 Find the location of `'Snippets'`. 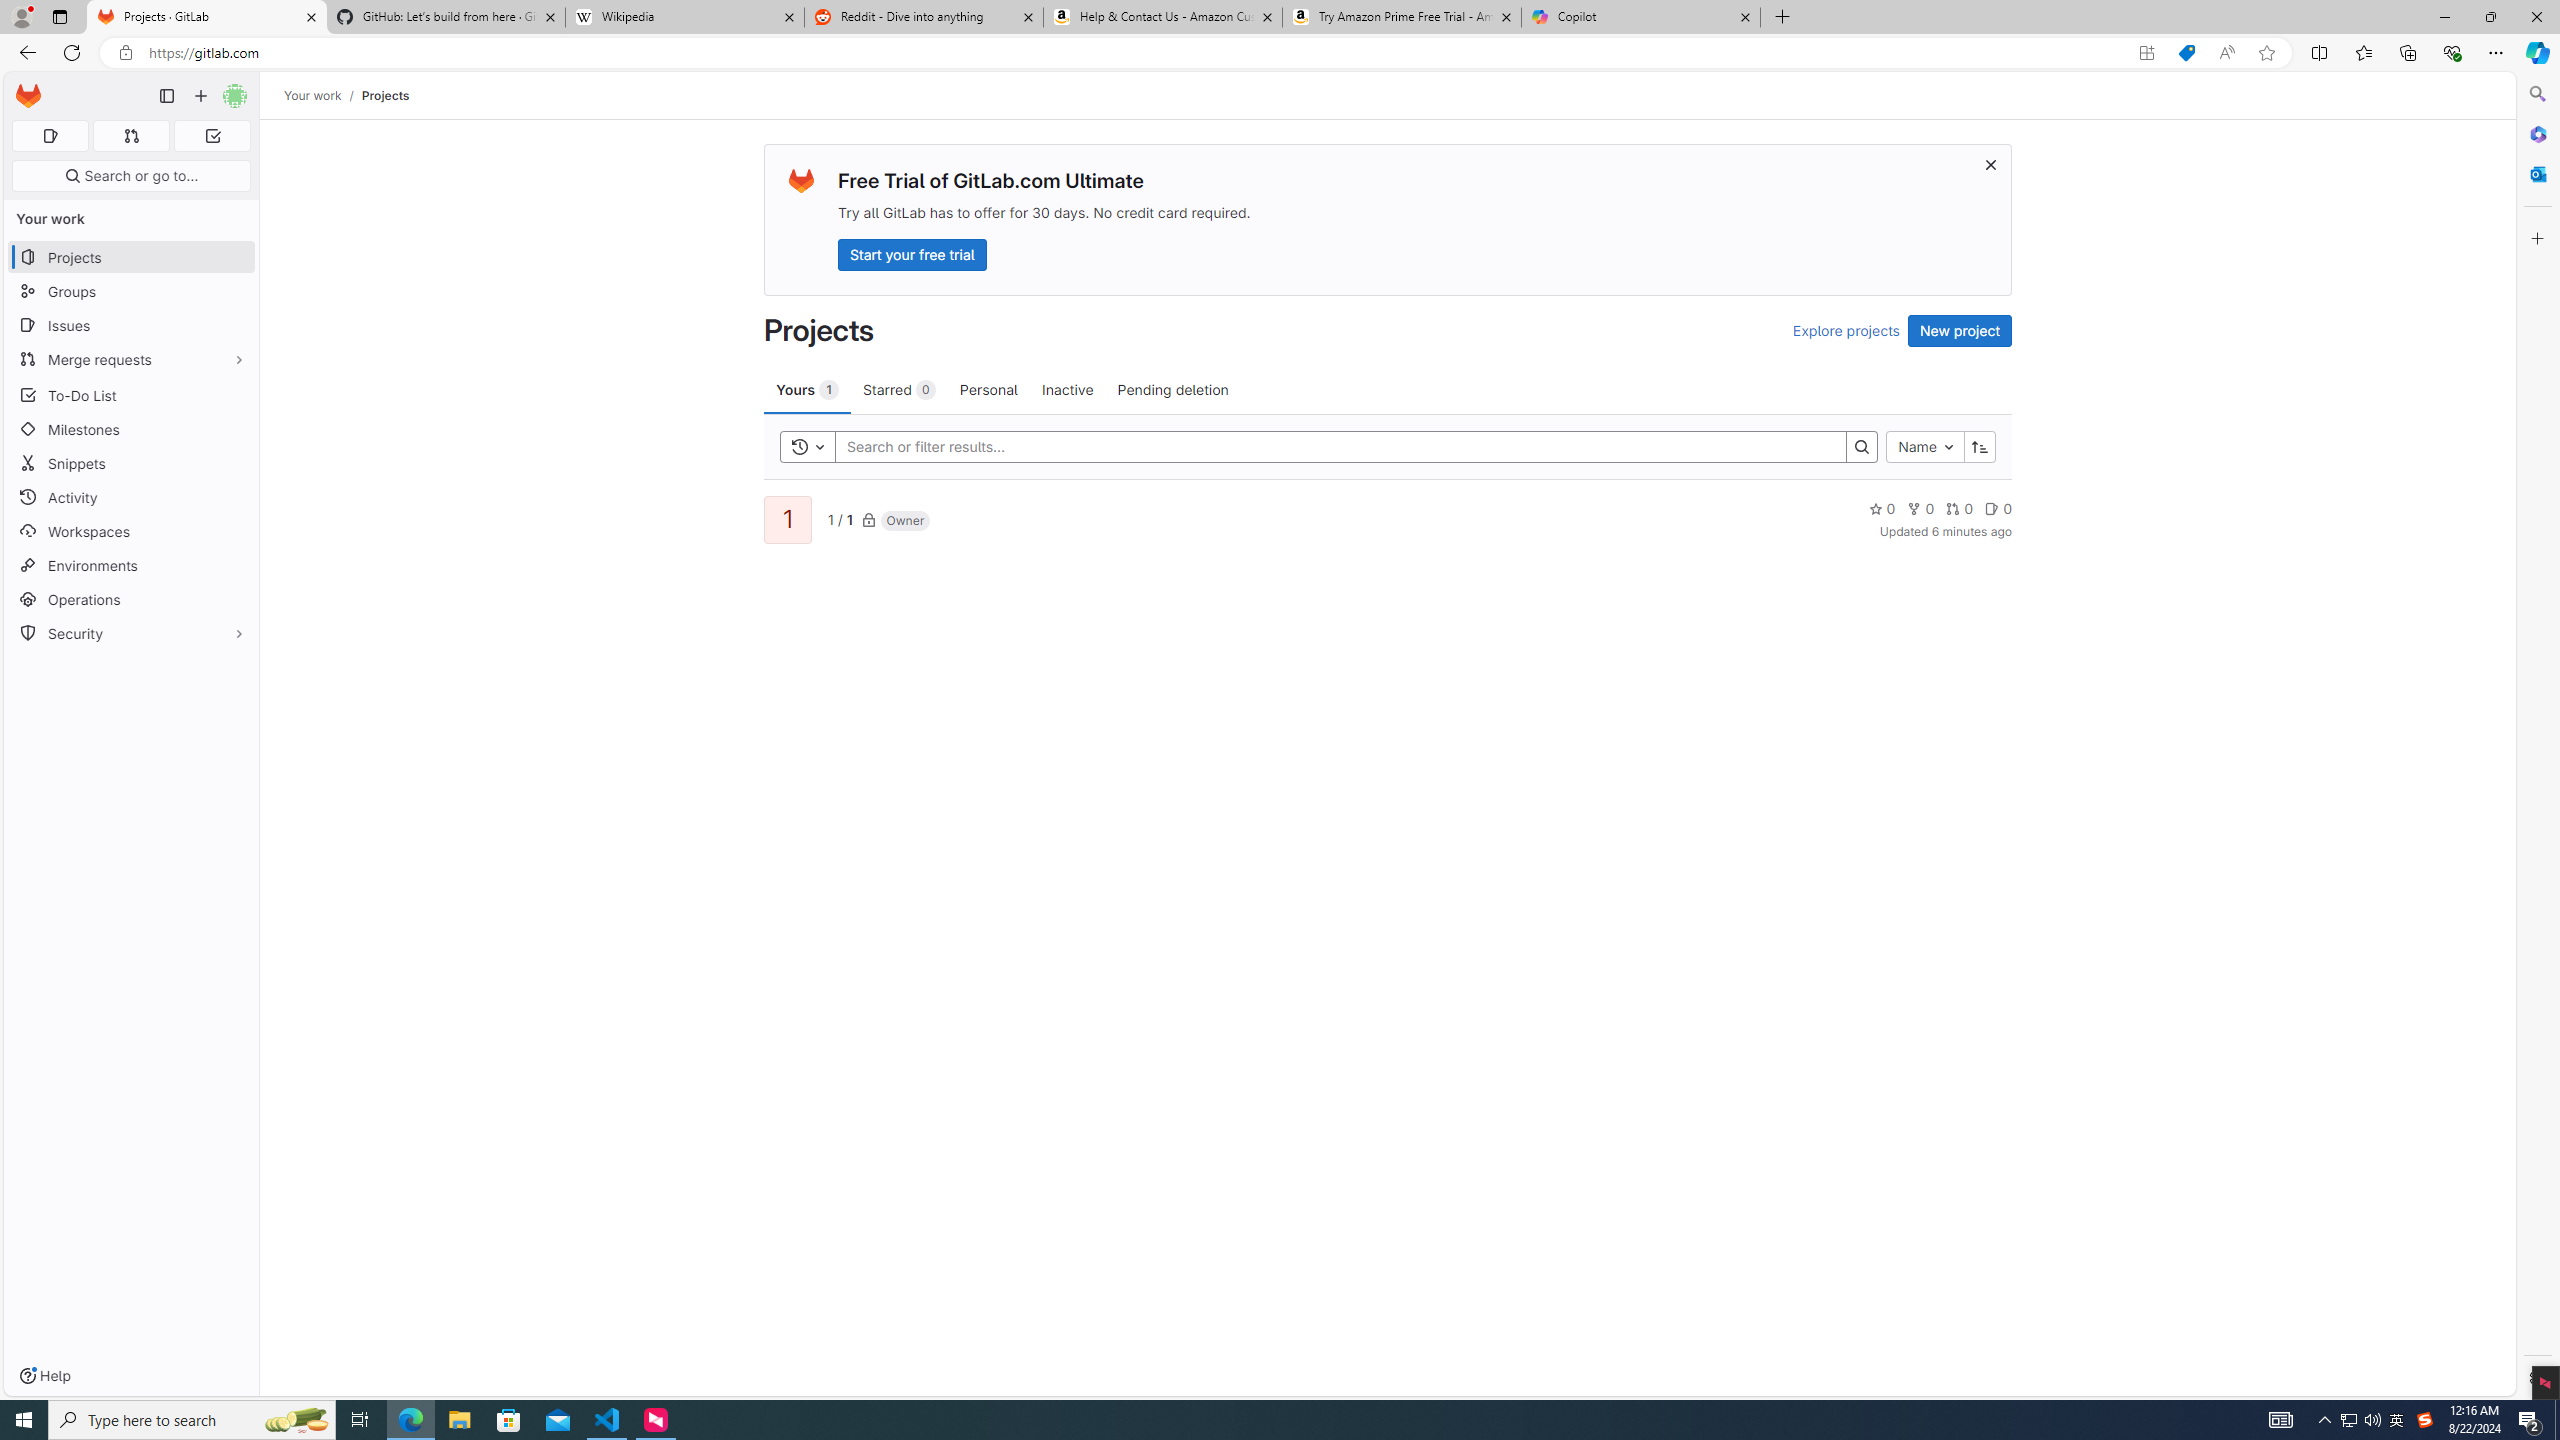

'Snippets' is located at coordinates (130, 462).